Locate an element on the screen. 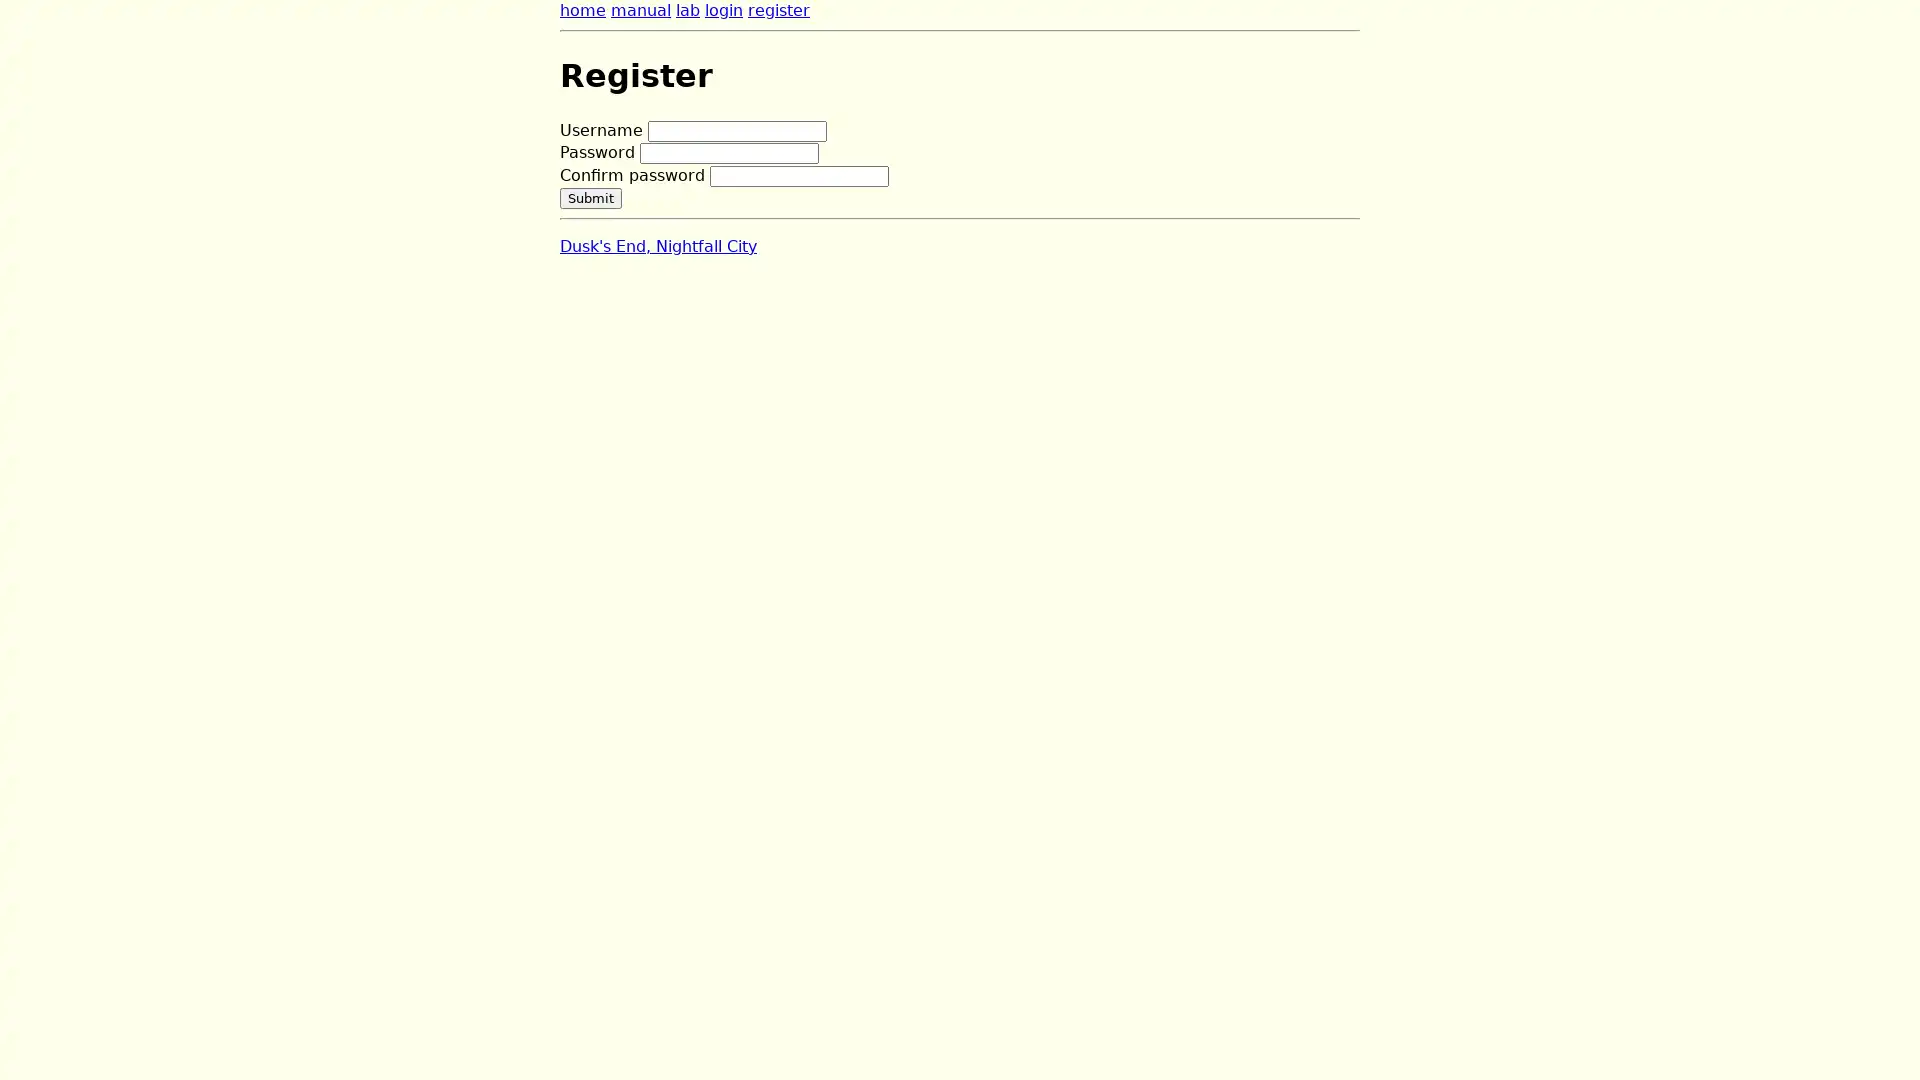 The width and height of the screenshot is (1920, 1080). Submit is located at coordinates (589, 198).